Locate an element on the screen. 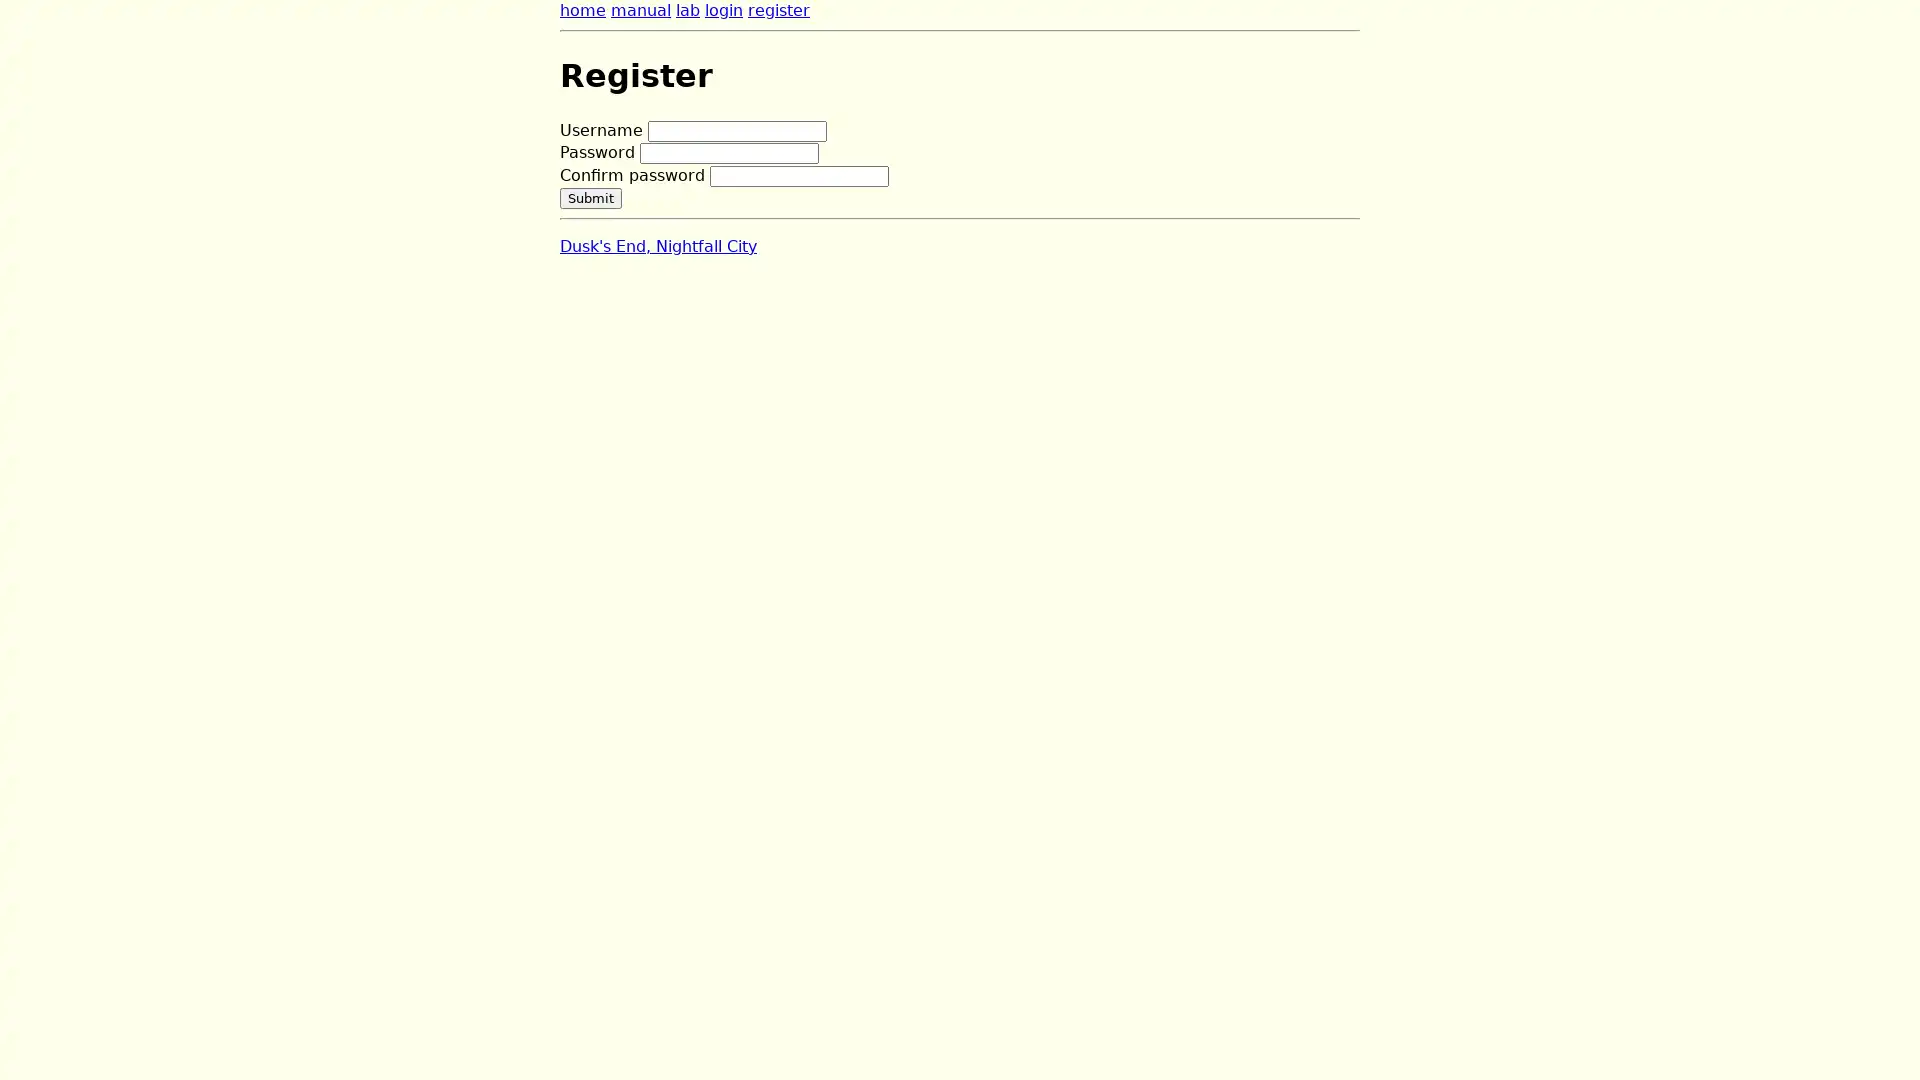 The width and height of the screenshot is (1920, 1080). Submit is located at coordinates (589, 198).